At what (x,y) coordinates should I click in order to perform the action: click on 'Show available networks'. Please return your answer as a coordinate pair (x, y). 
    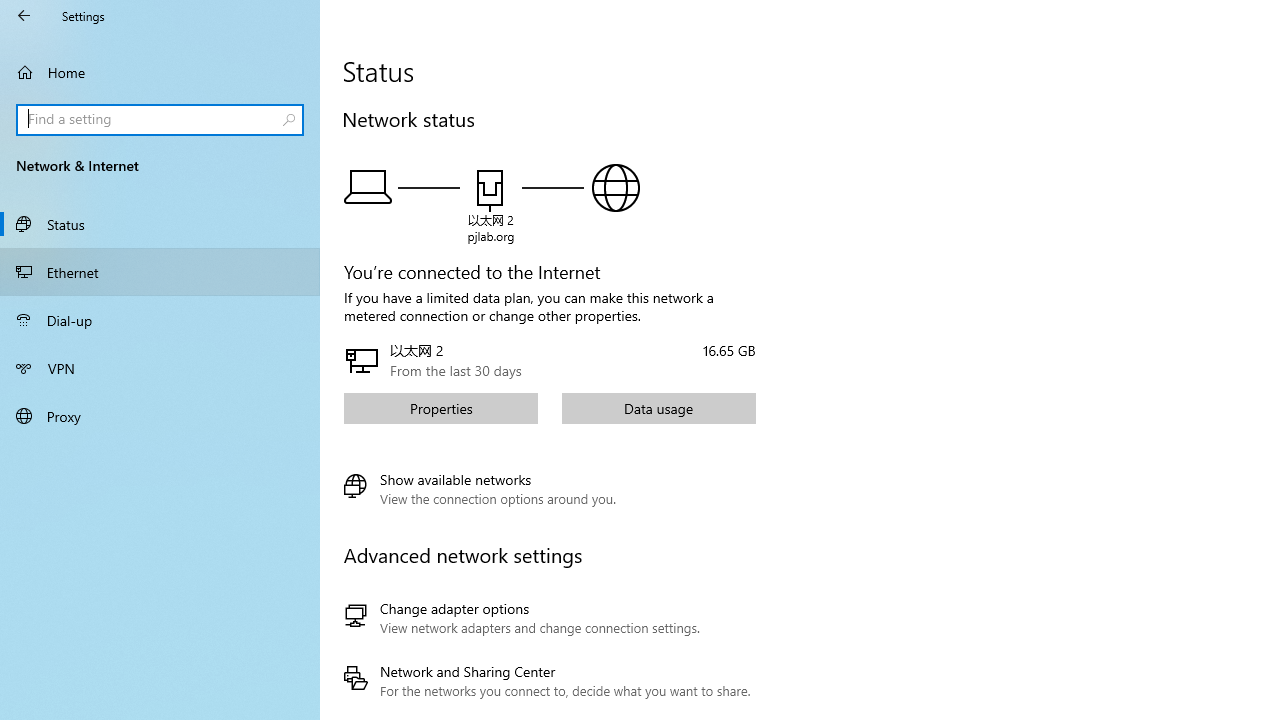
    Looking at the image, I should click on (480, 489).